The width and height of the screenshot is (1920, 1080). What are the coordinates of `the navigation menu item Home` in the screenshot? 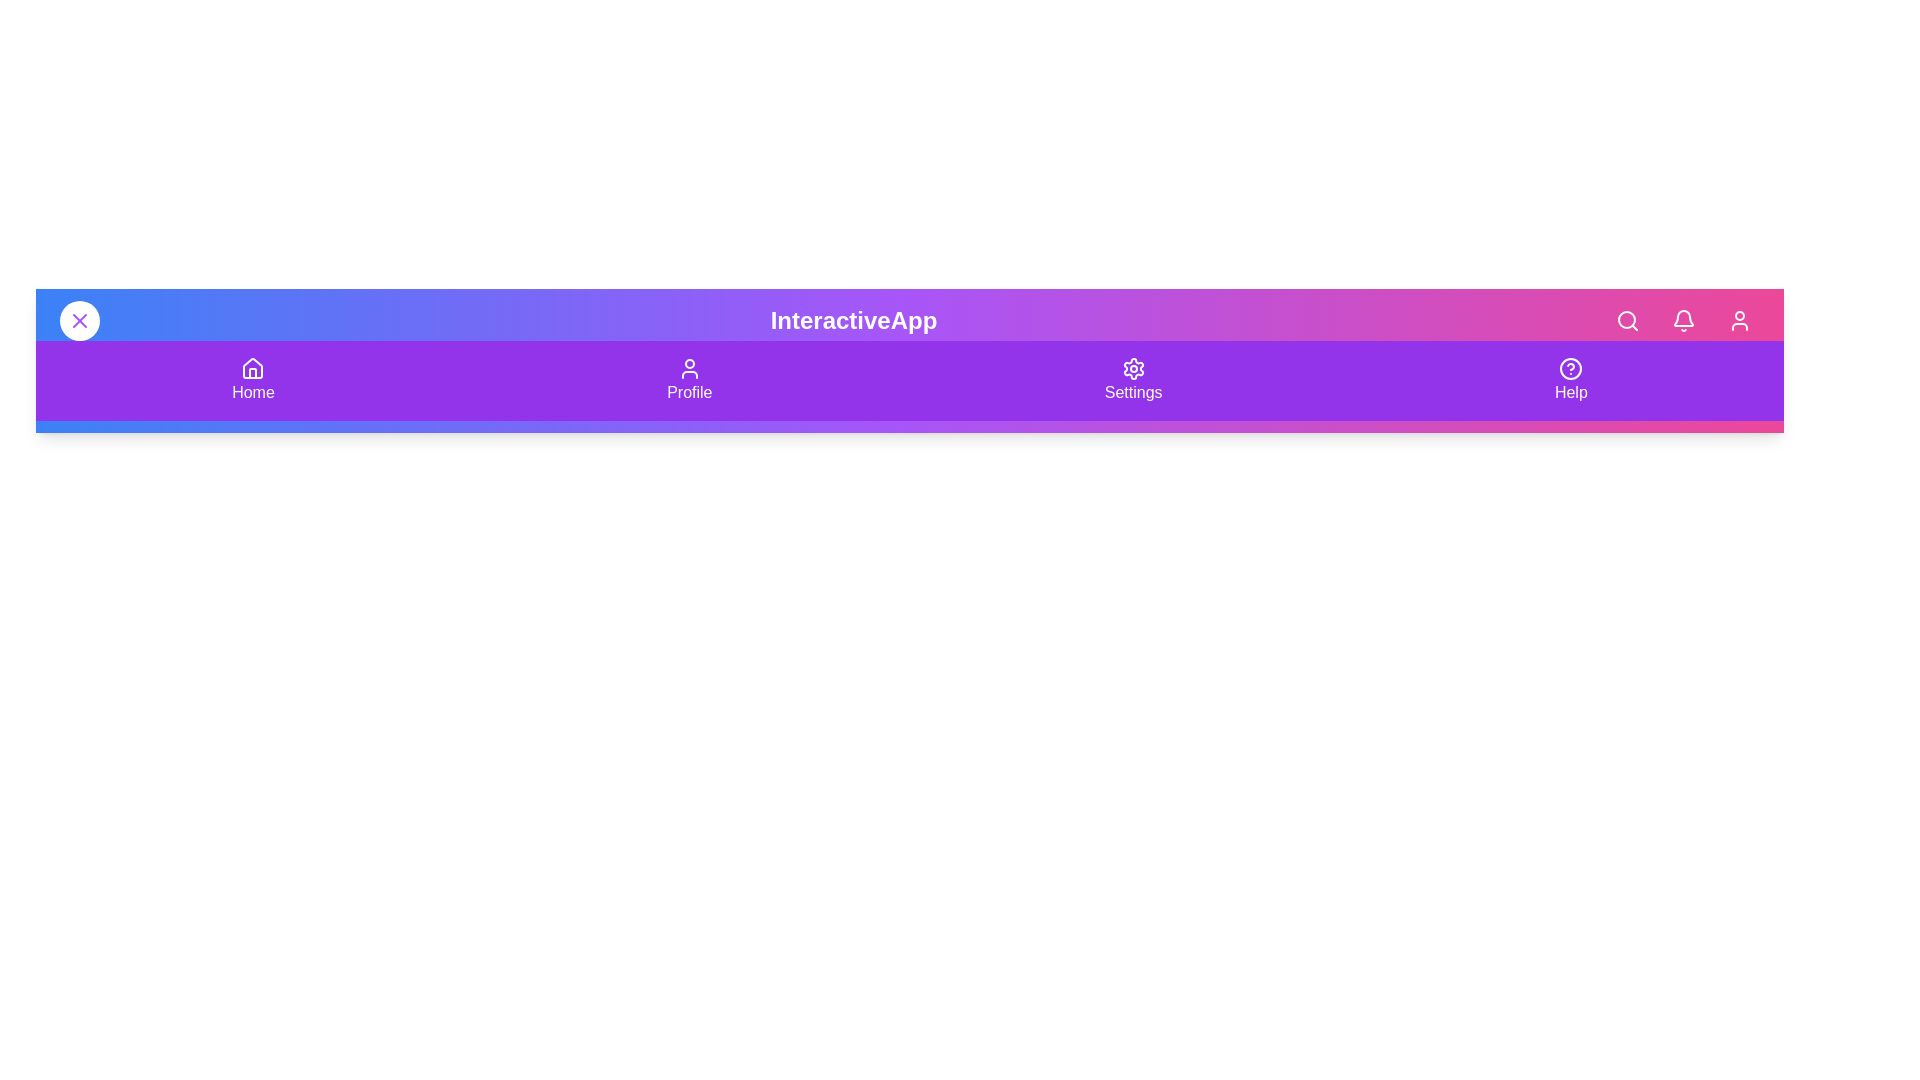 It's located at (252, 381).